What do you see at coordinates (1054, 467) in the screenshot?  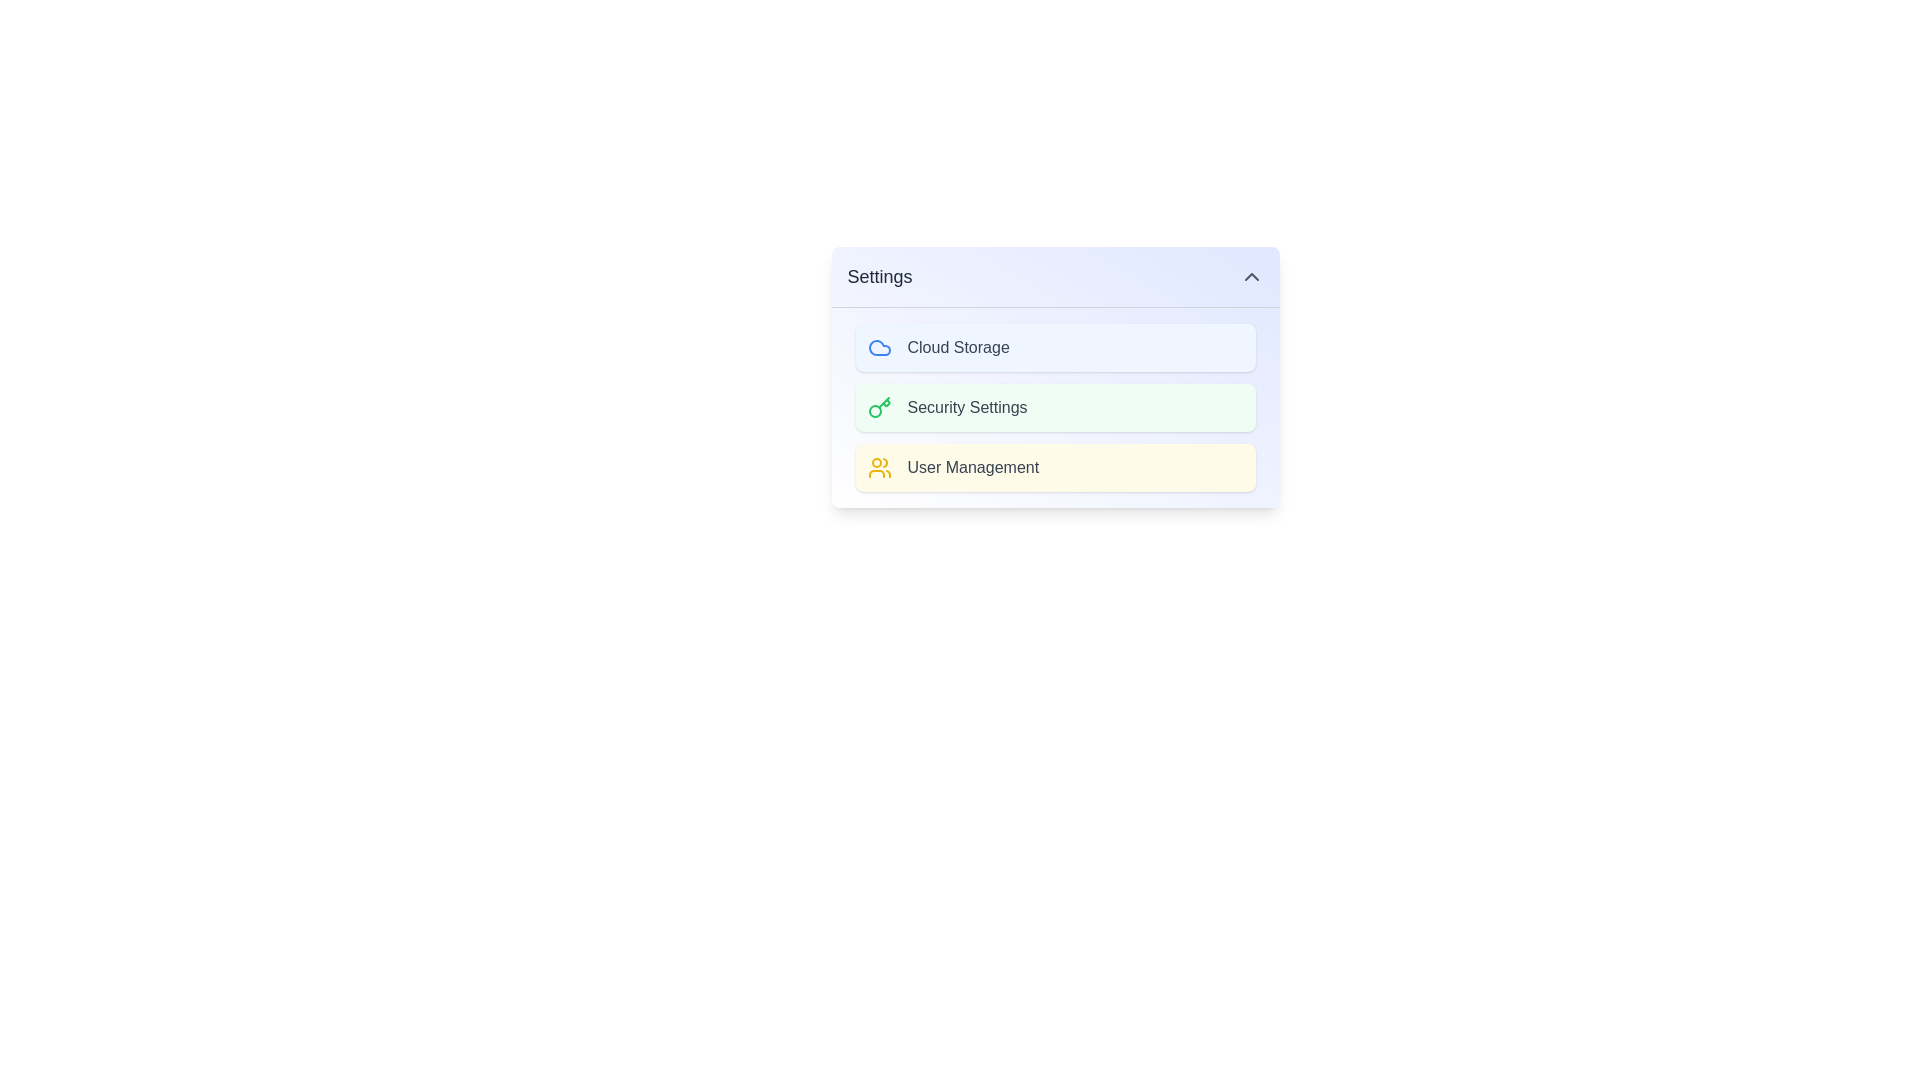 I see `the third list item in the 'Settings' section, which triggers a tooltip display or changes its styling` at bounding box center [1054, 467].